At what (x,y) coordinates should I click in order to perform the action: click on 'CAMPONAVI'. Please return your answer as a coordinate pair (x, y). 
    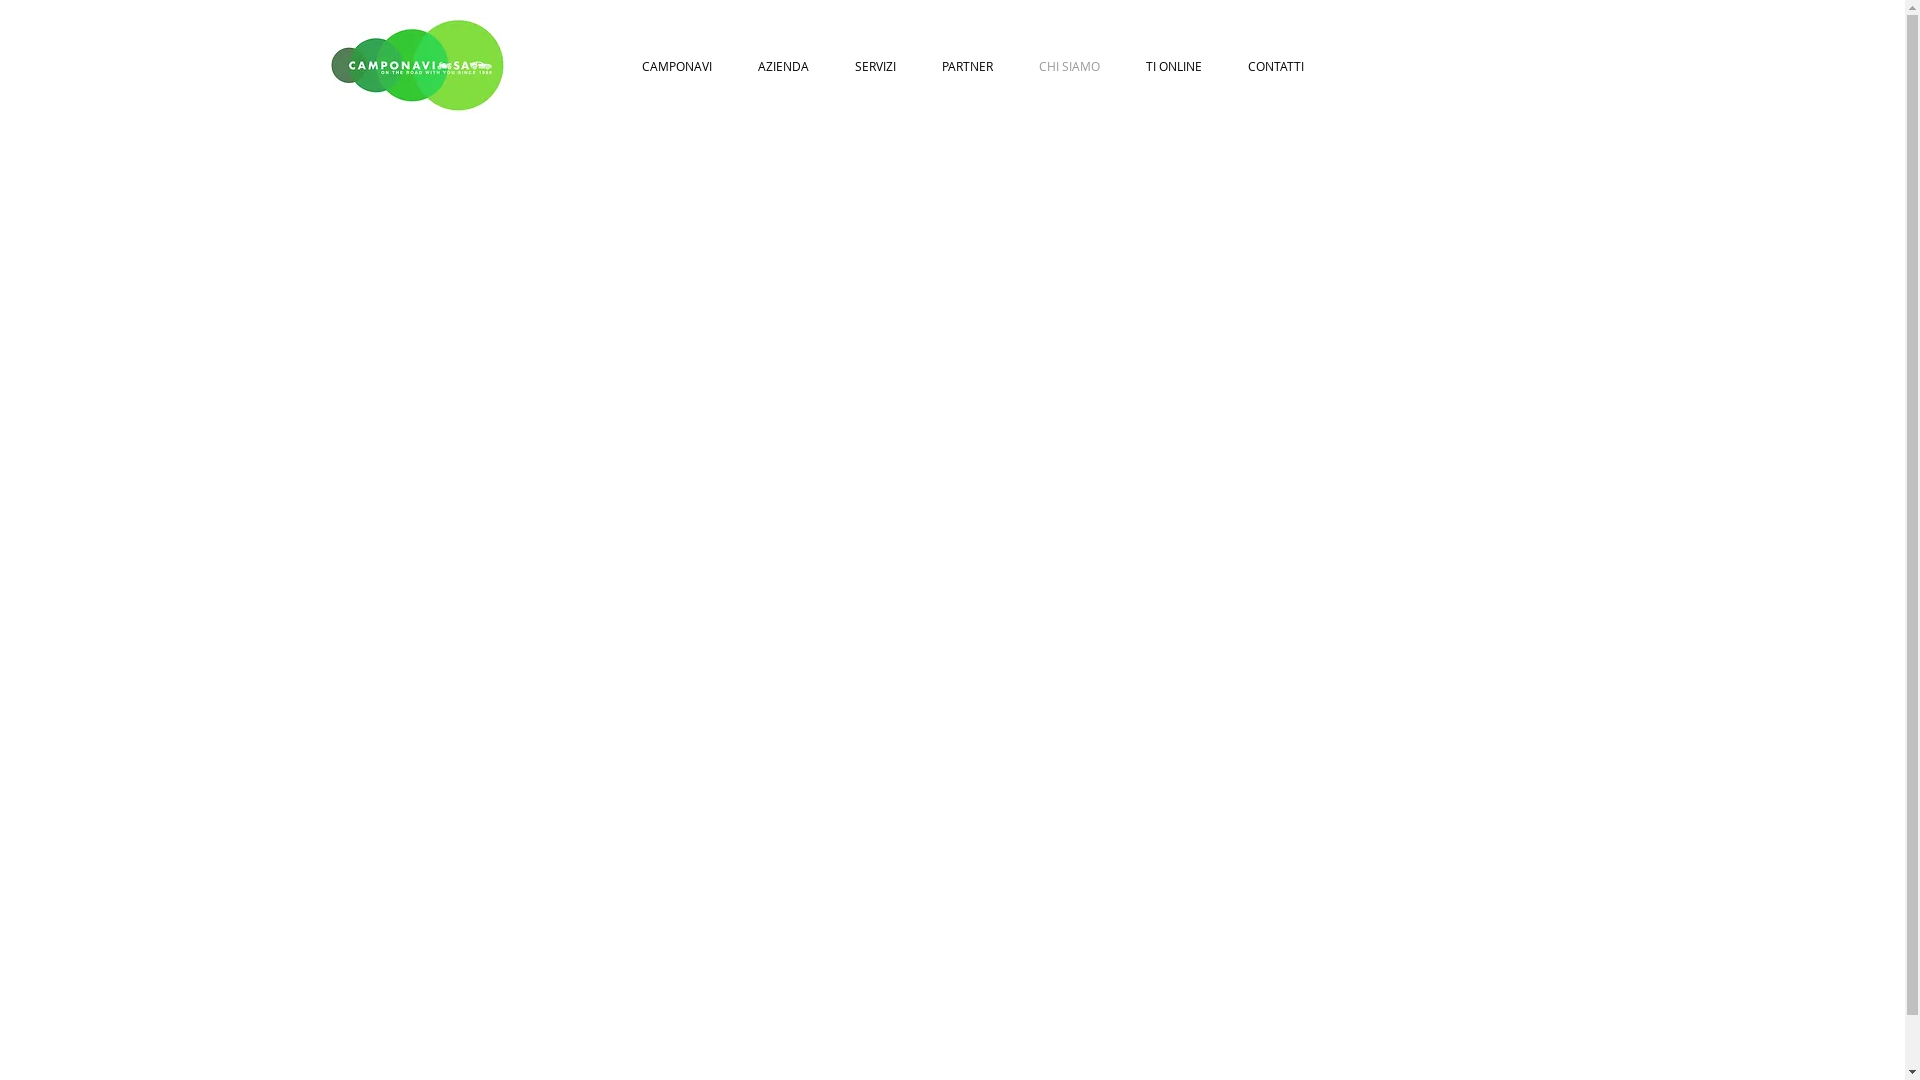
    Looking at the image, I should click on (676, 64).